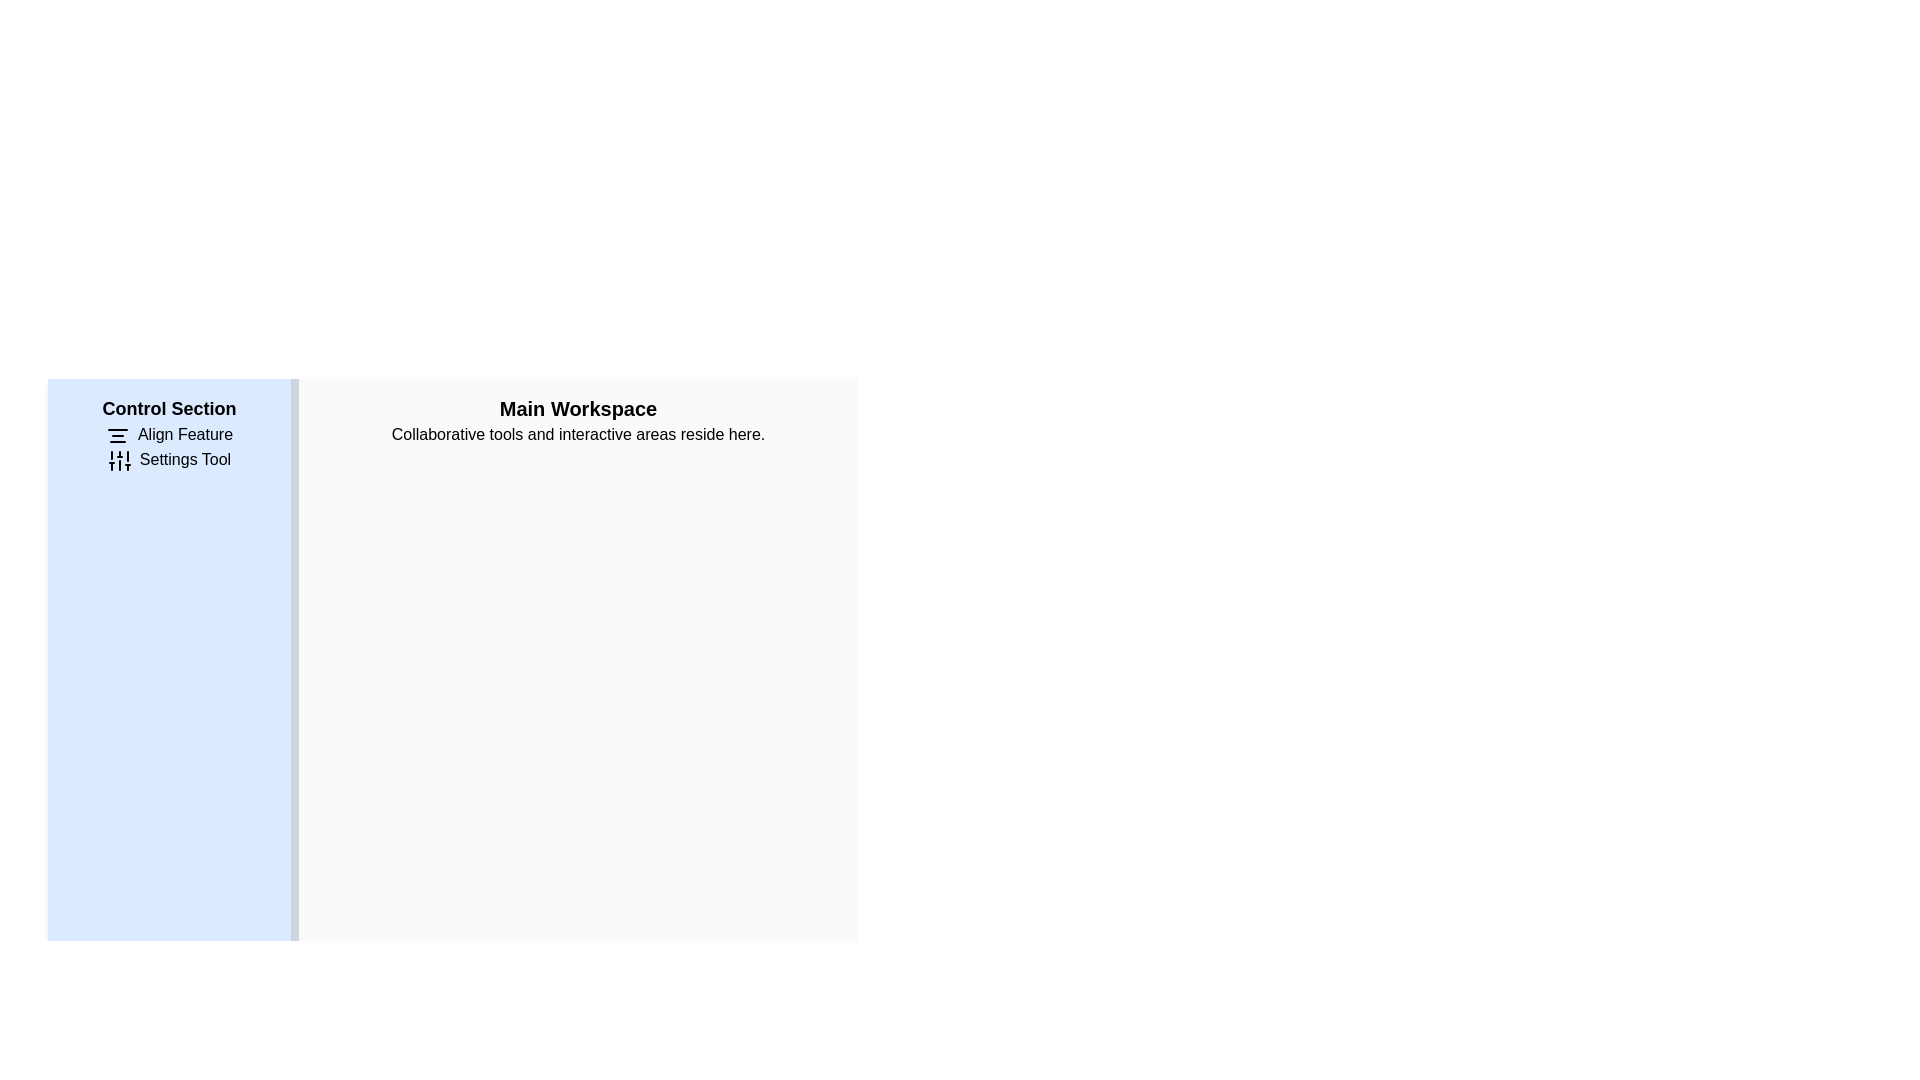 This screenshot has width=1920, height=1080. I want to click on the bold text label 'Control Section' located at the top-left of a blue panel, so click(169, 407).